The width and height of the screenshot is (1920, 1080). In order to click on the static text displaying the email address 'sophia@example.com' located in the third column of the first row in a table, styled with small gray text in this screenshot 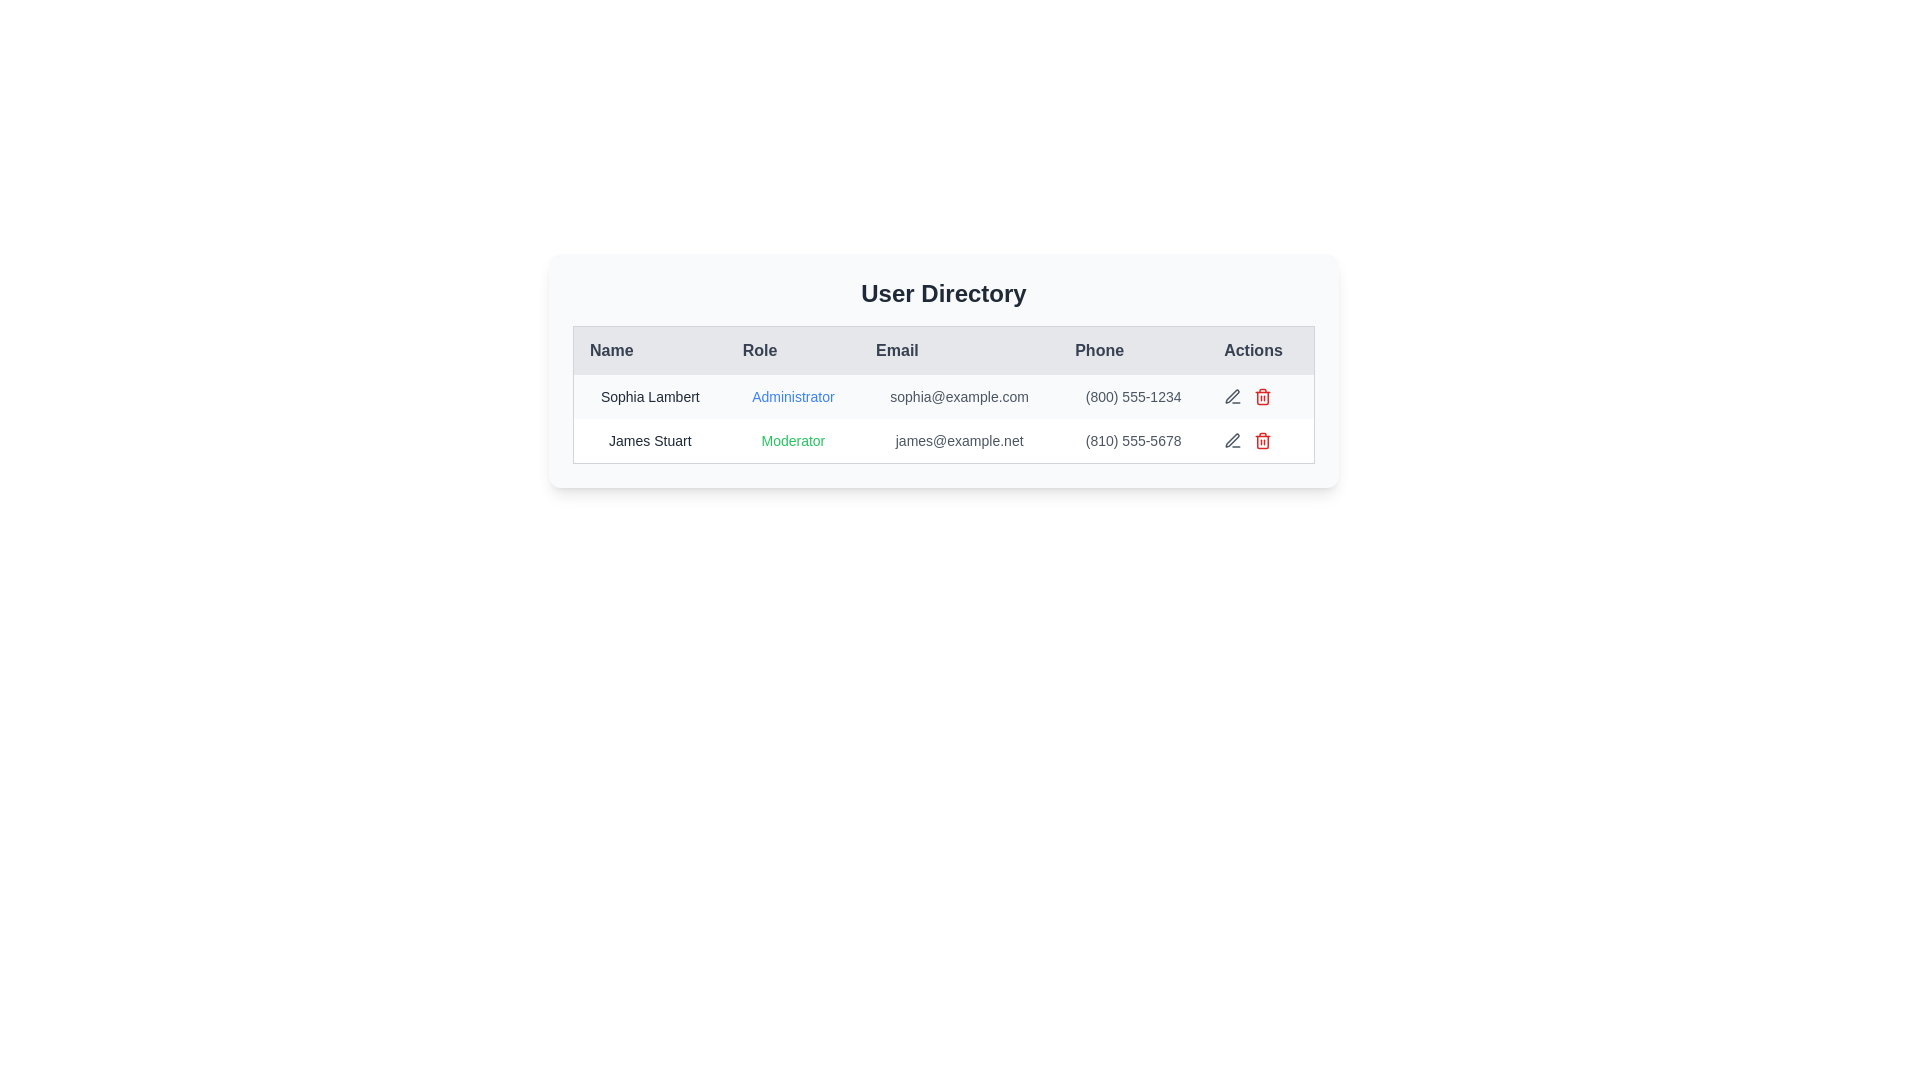, I will do `click(958, 397)`.